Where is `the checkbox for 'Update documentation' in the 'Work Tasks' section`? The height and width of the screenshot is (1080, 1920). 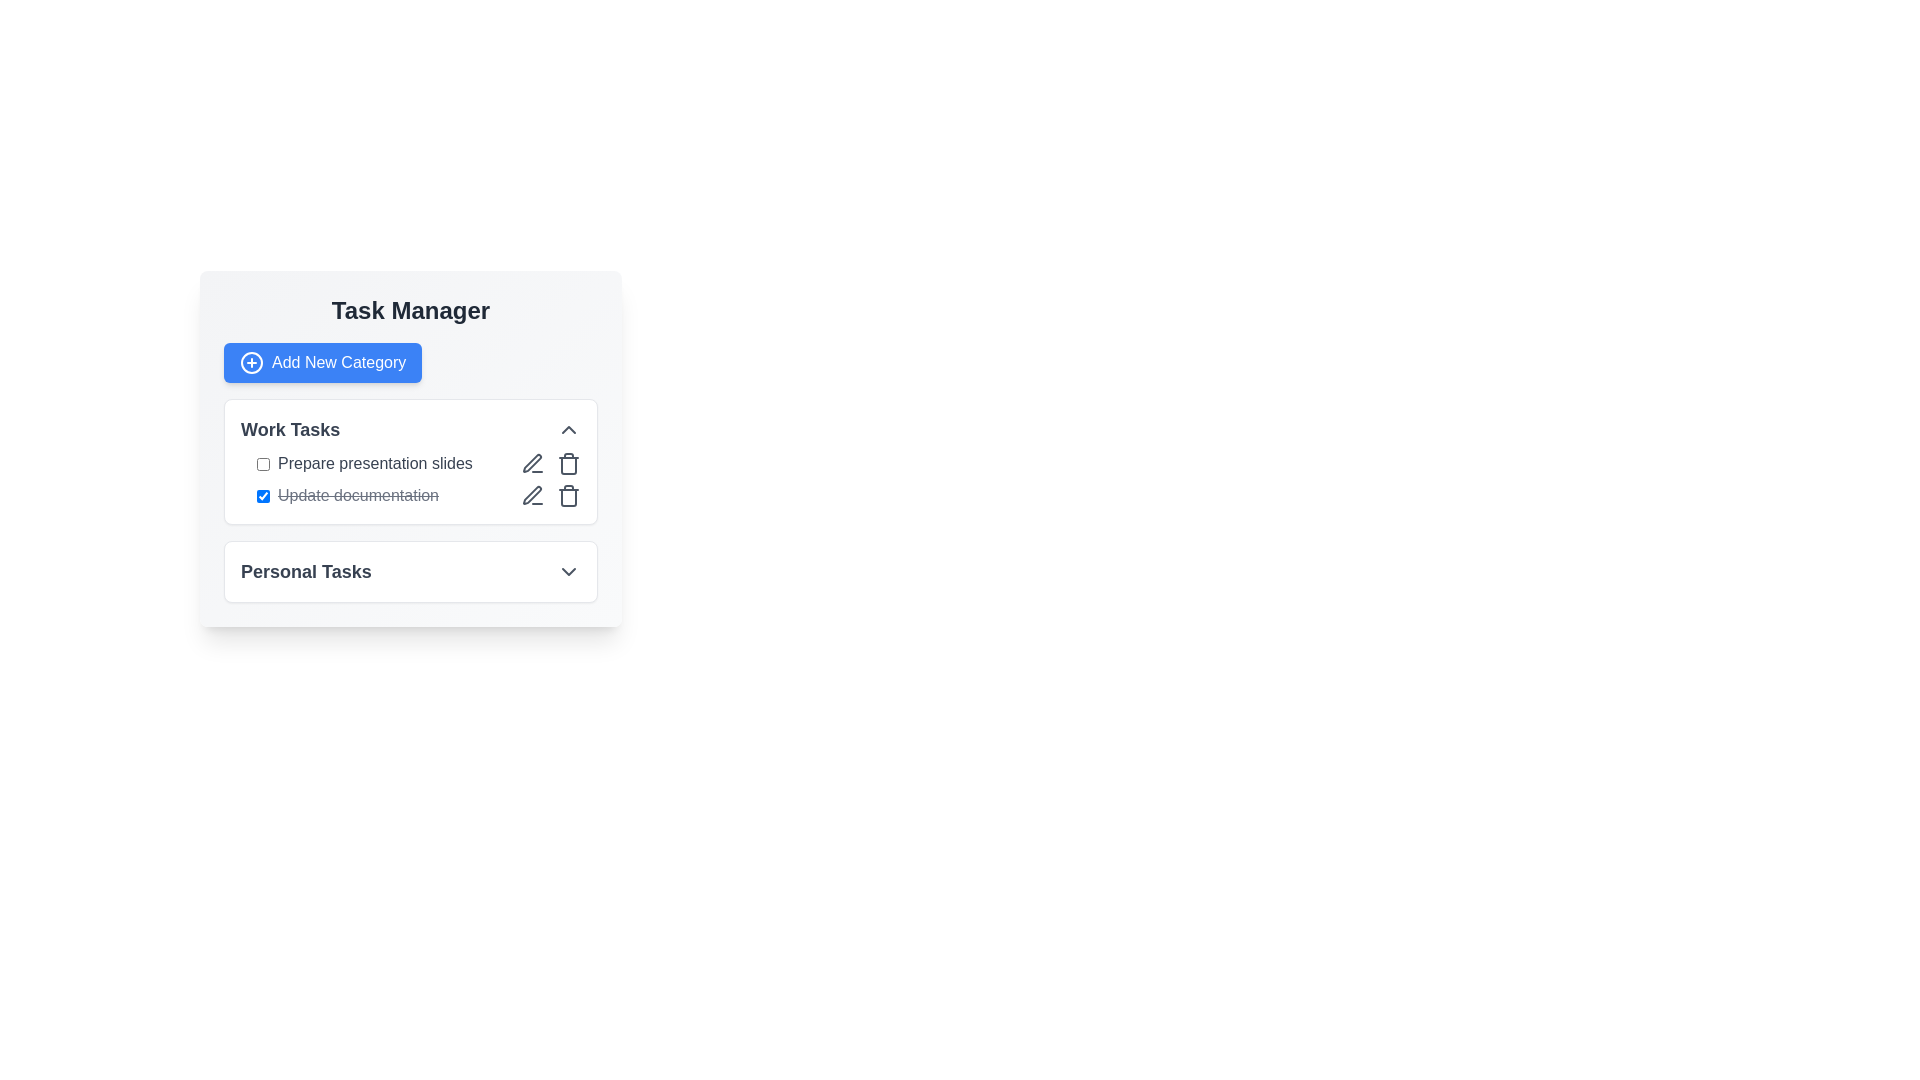 the checkbox for 'Update documentation' in the 'Work Tasks' section is located at coordinates (262, 495).